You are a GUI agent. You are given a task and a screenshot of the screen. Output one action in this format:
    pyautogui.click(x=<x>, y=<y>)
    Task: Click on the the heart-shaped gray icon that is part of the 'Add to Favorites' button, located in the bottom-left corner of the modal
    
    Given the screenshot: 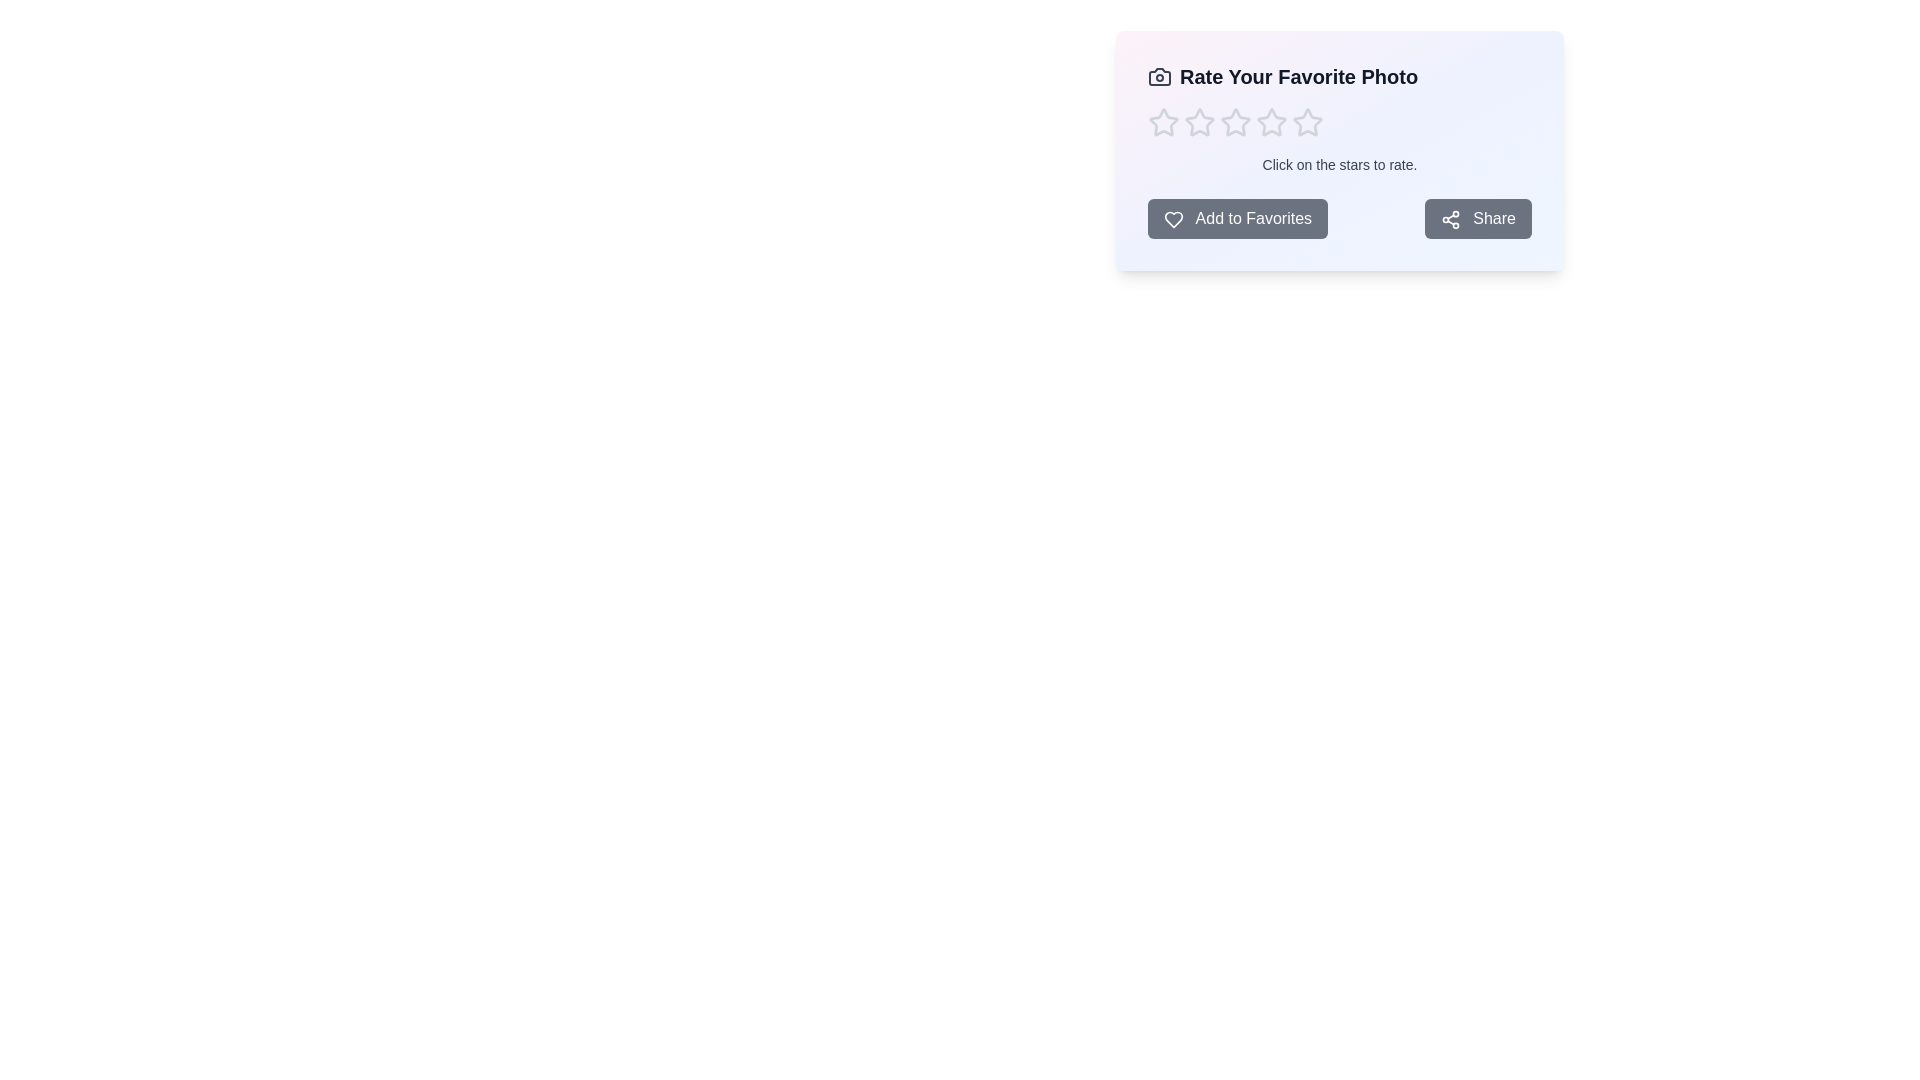 What is the action you would take?
    pyautogui.click(x=1174, y=219)
    